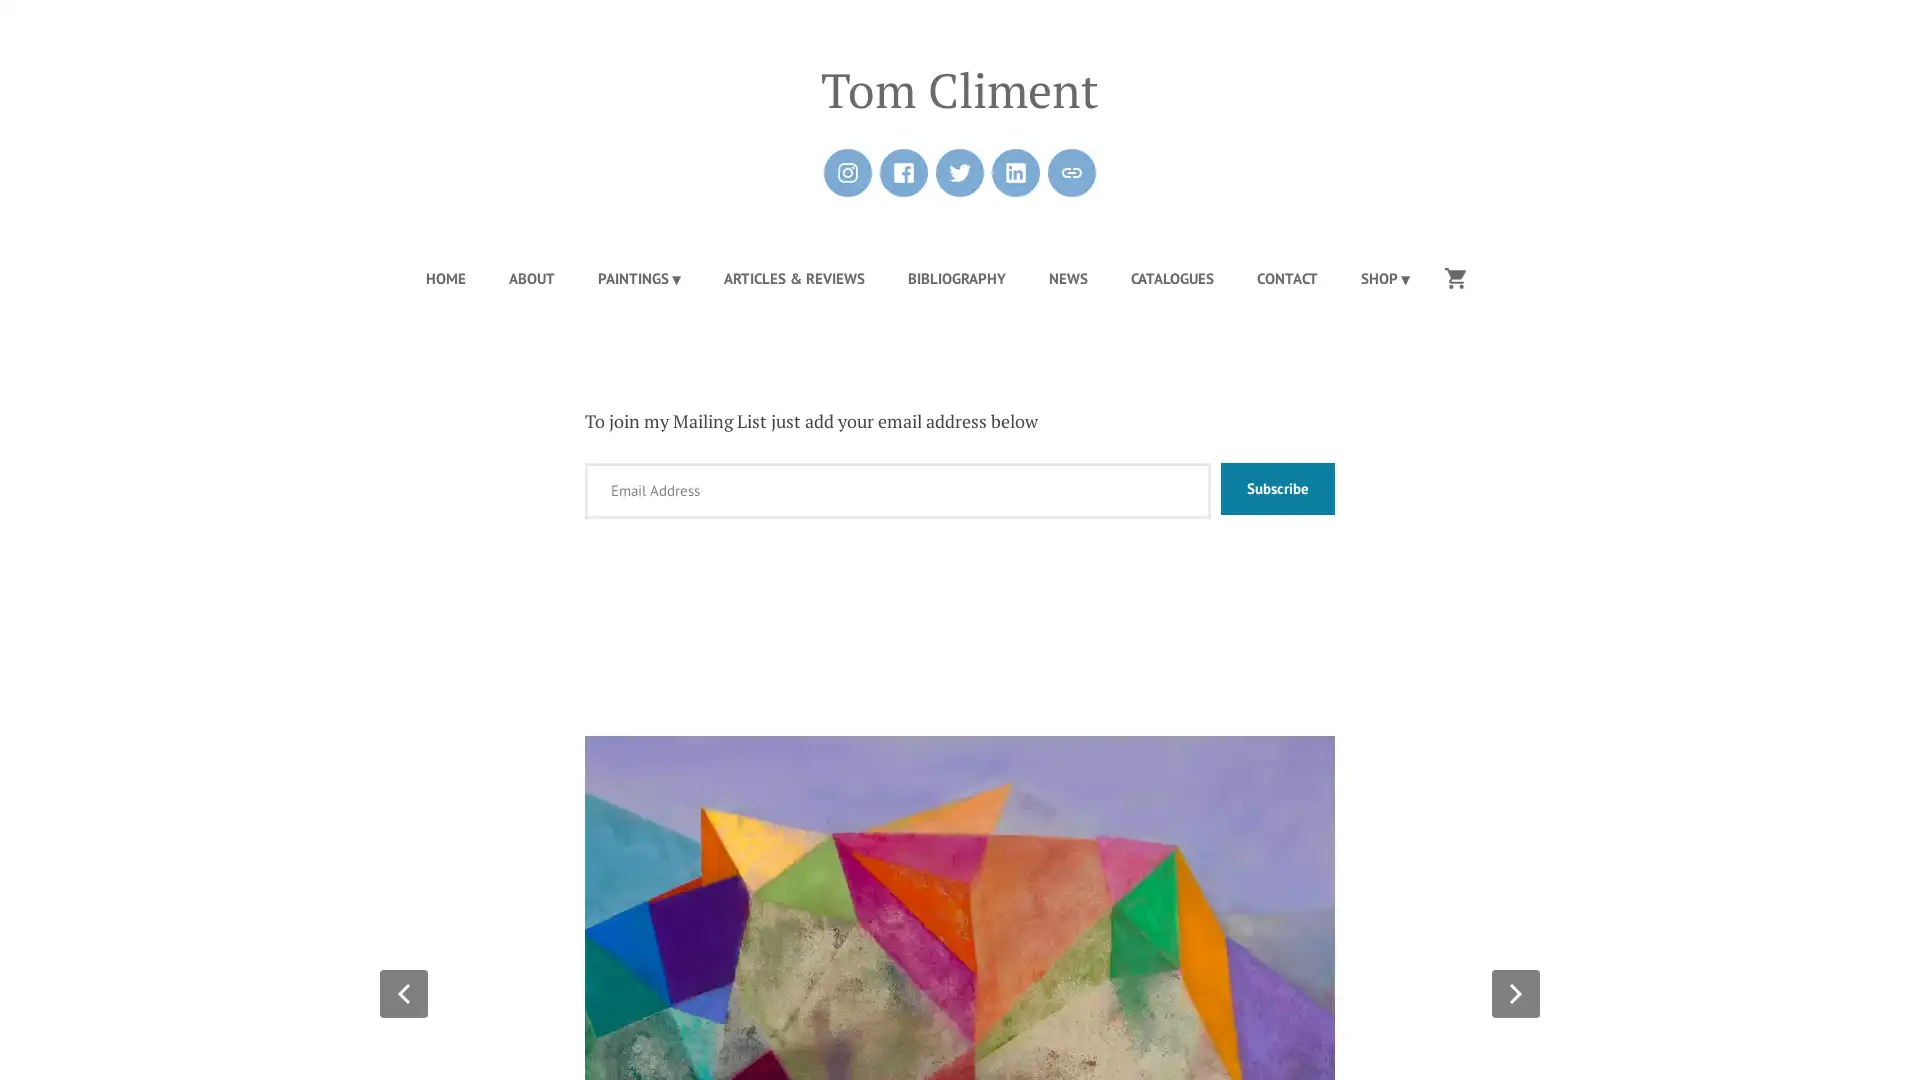 The width and height of the screenshot is (1920, 1080). I want to click on Subscribe, so click(1276, 489).